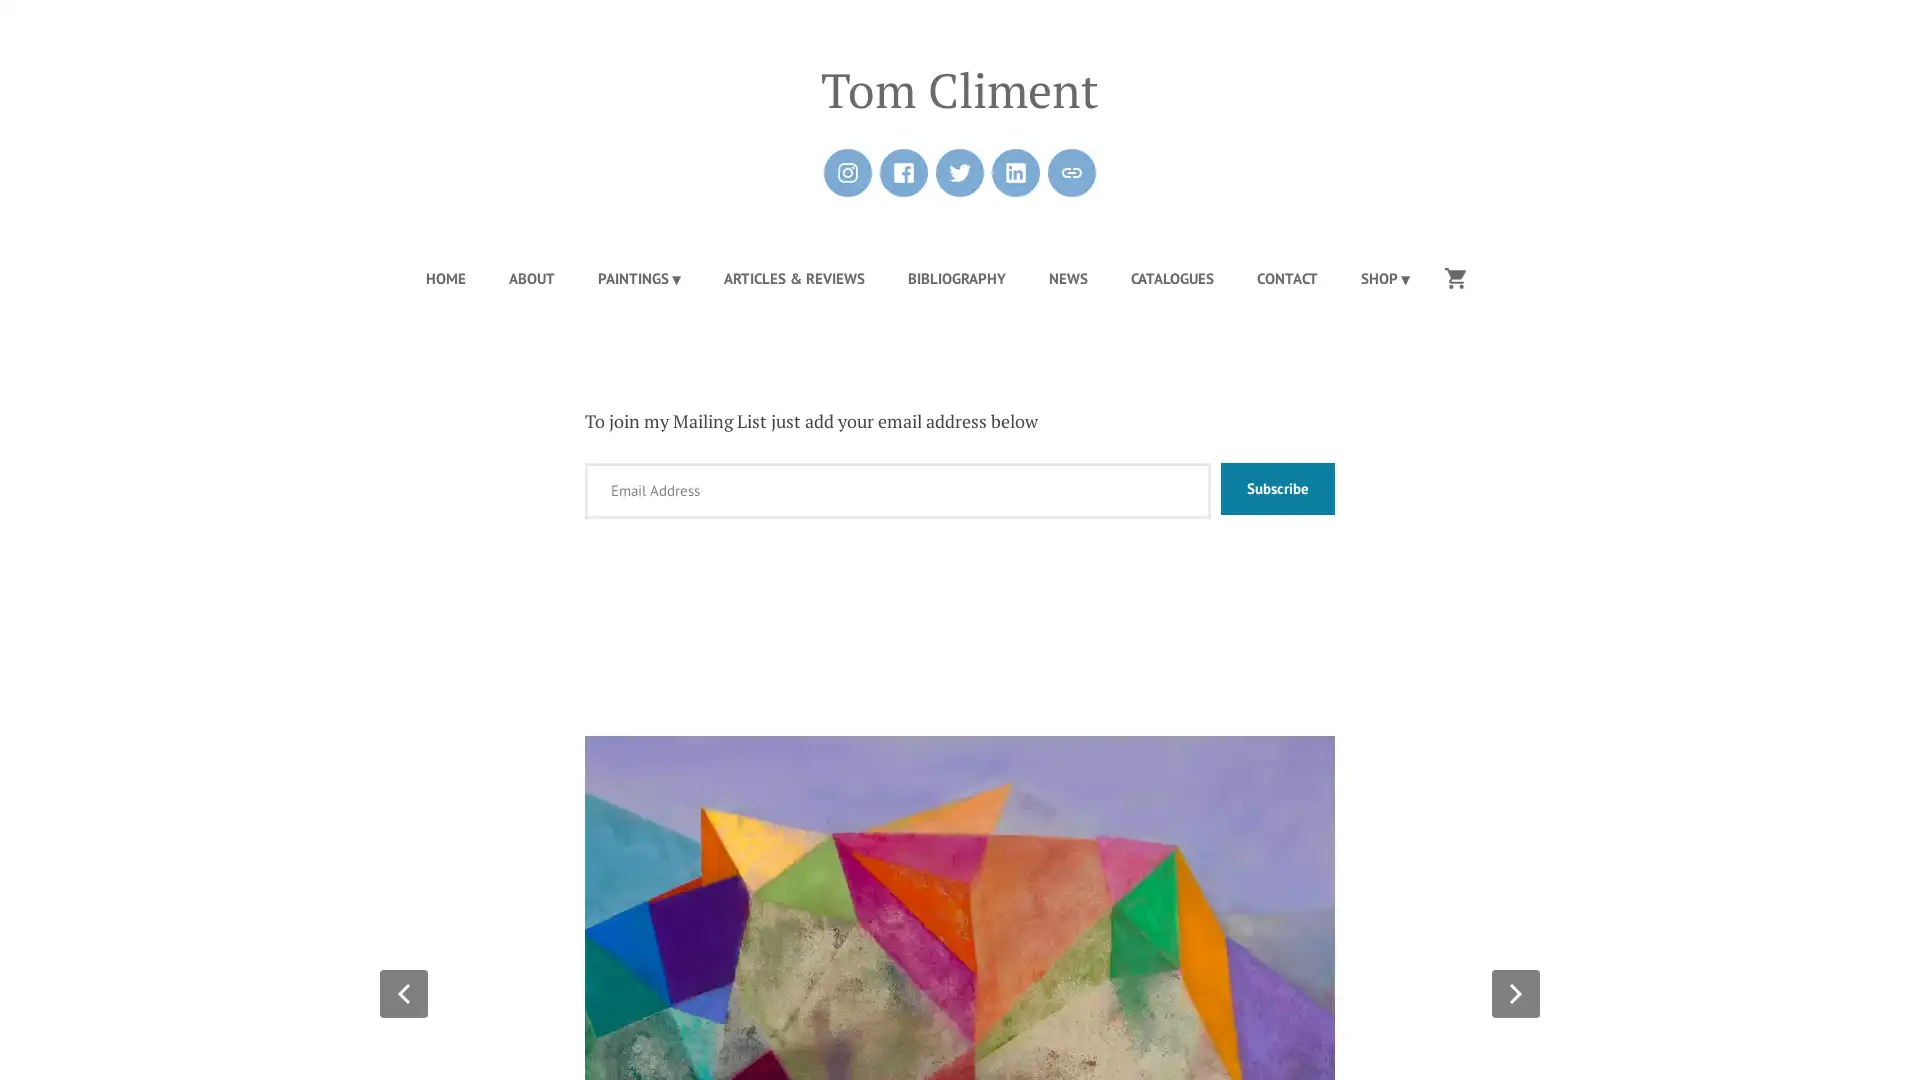 The width and height of the screenshot is (1920, 1080). I want to click on Subscribe, so click(1276, 489).